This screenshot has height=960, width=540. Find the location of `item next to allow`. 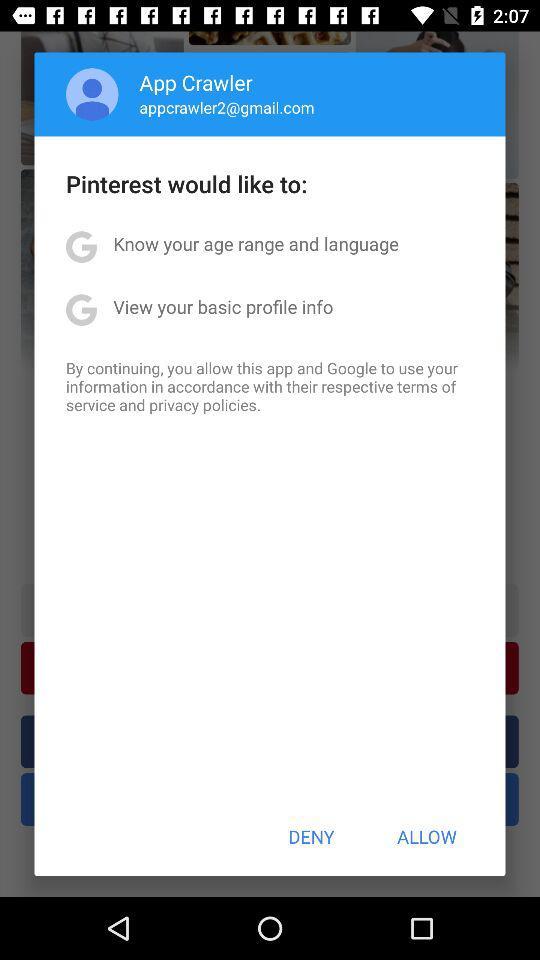

item next to allow is located at coordinates (311, 836).